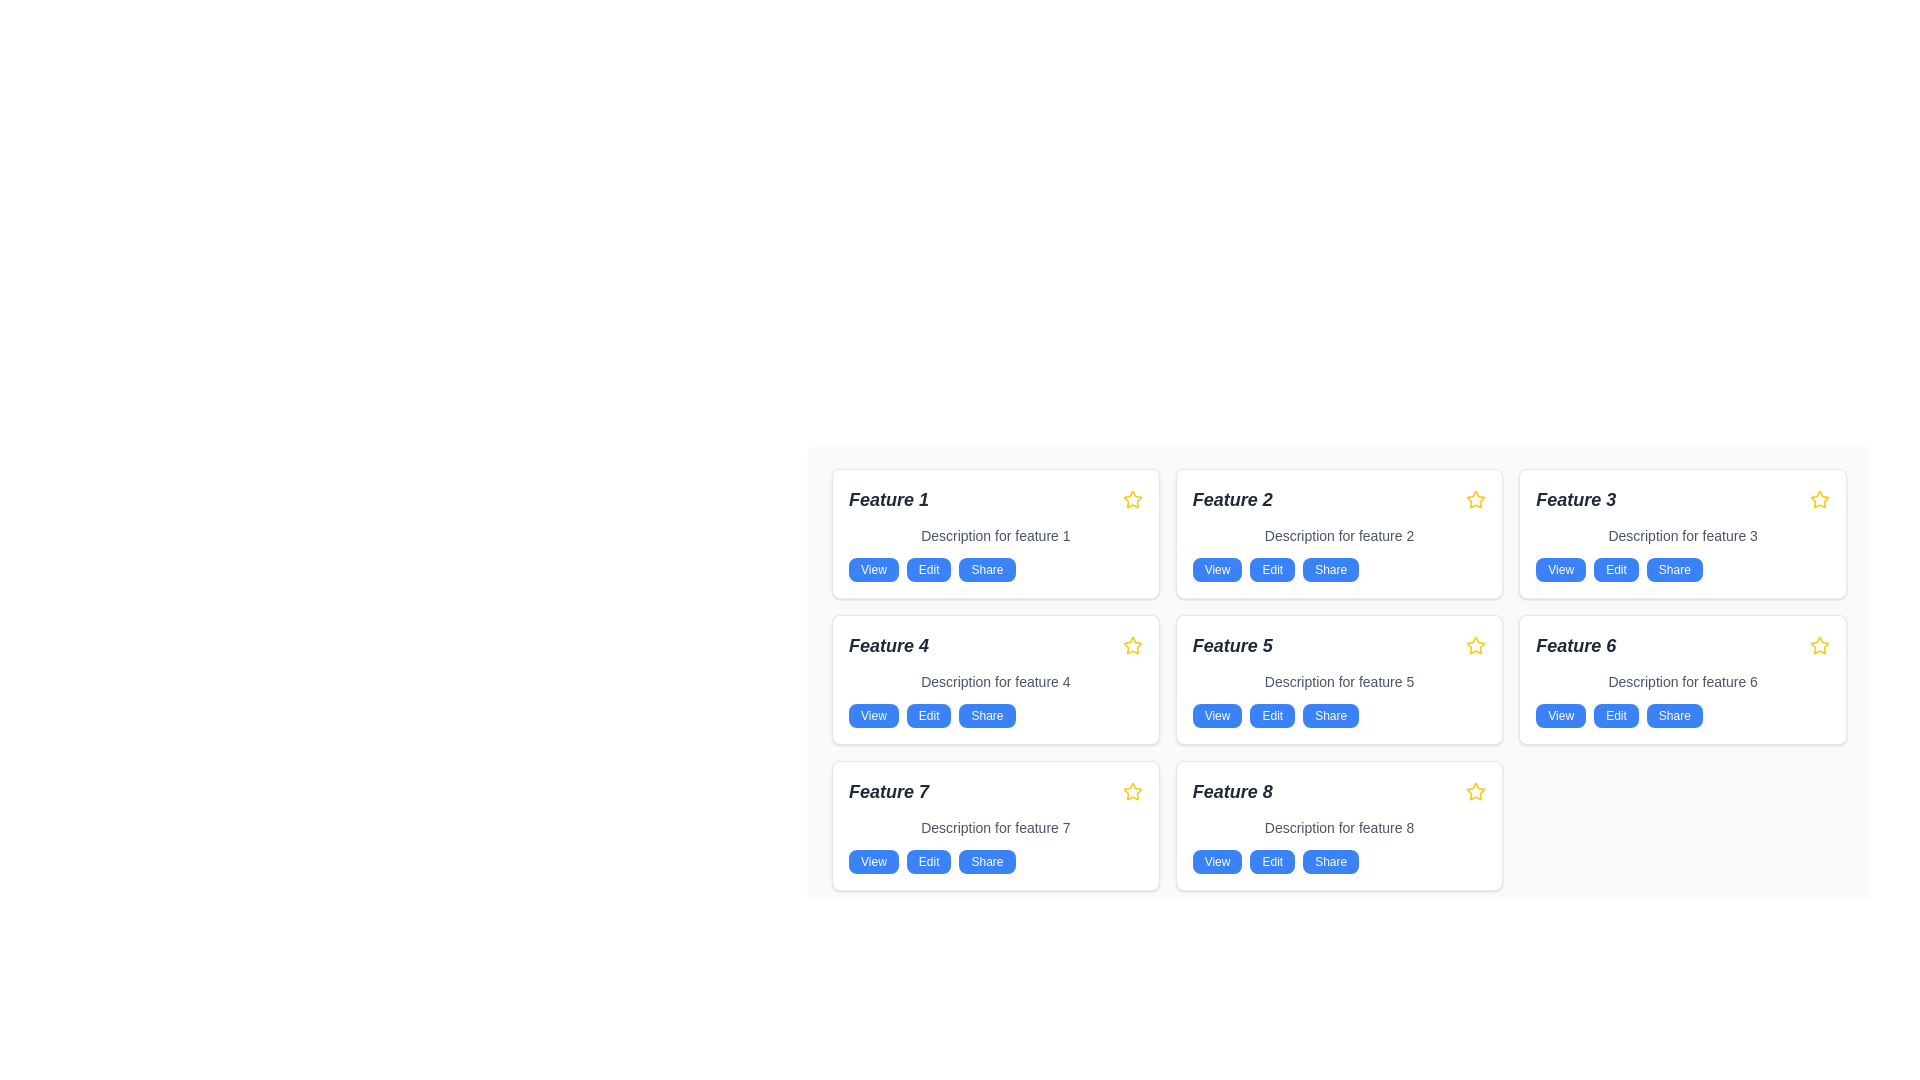 The width and height of the screenshot is (1920, 1080). What do you see at coordinates (1476, 645) in the screenshot?
I see `the star icon in the top-right corner of the card labeled 'Feature 5' to mark it as preferred or important` at bounding box center [1476, 645].